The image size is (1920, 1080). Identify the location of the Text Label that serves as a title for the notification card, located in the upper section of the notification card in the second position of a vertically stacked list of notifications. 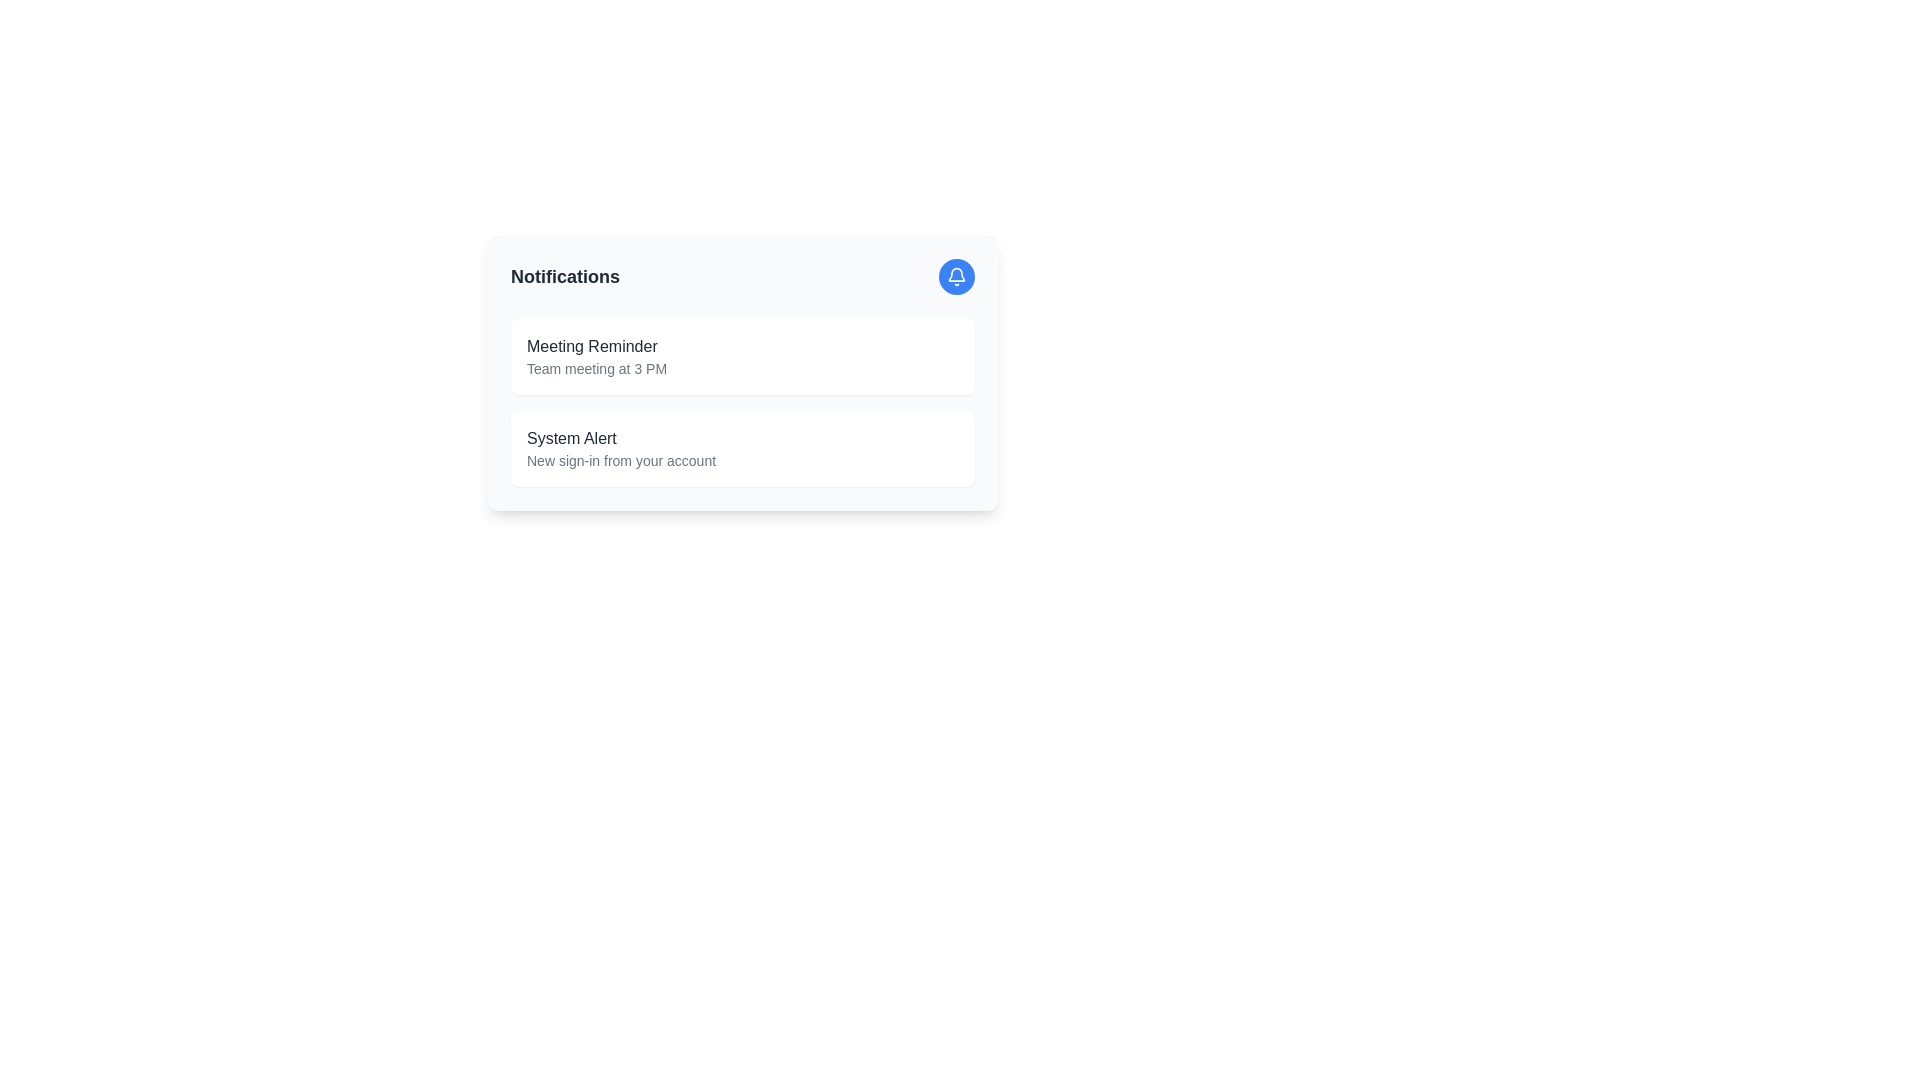
(570, 438).